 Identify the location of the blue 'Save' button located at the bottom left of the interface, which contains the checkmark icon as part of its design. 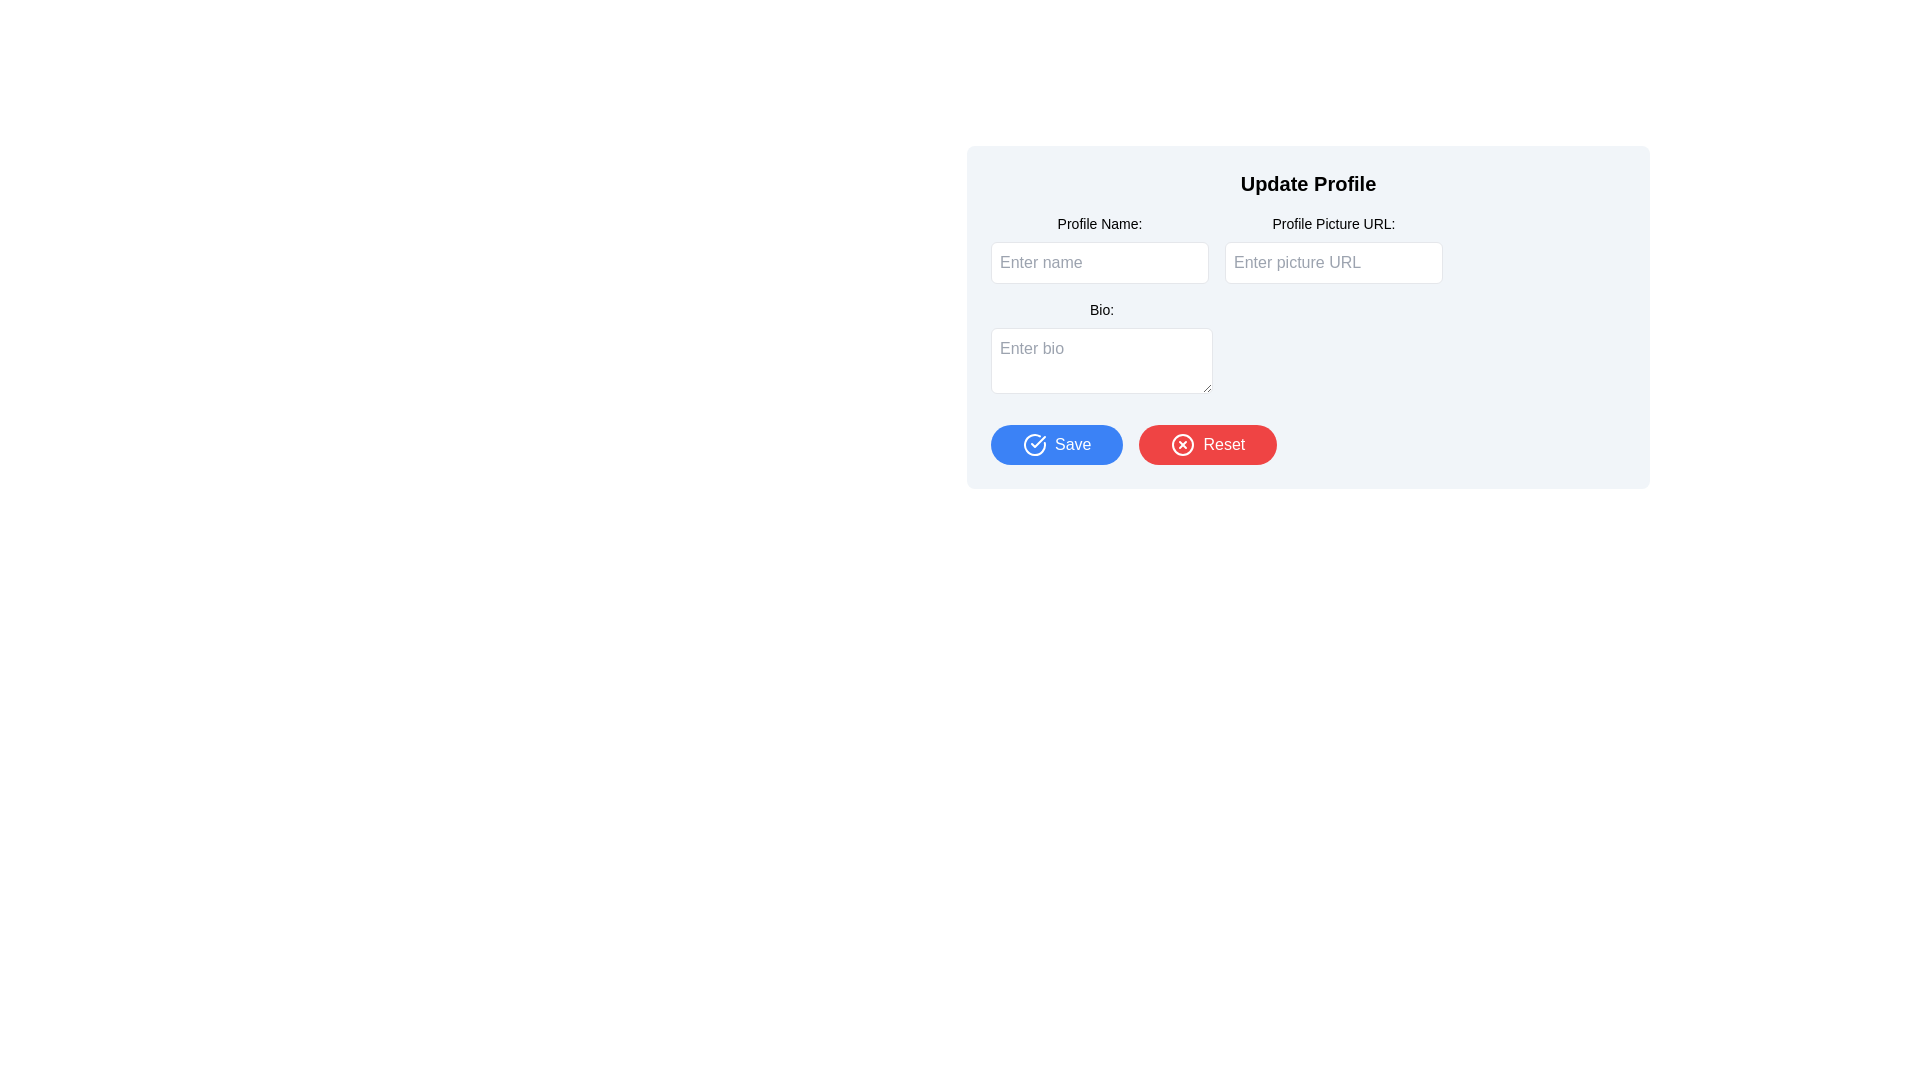
(1038, 441).